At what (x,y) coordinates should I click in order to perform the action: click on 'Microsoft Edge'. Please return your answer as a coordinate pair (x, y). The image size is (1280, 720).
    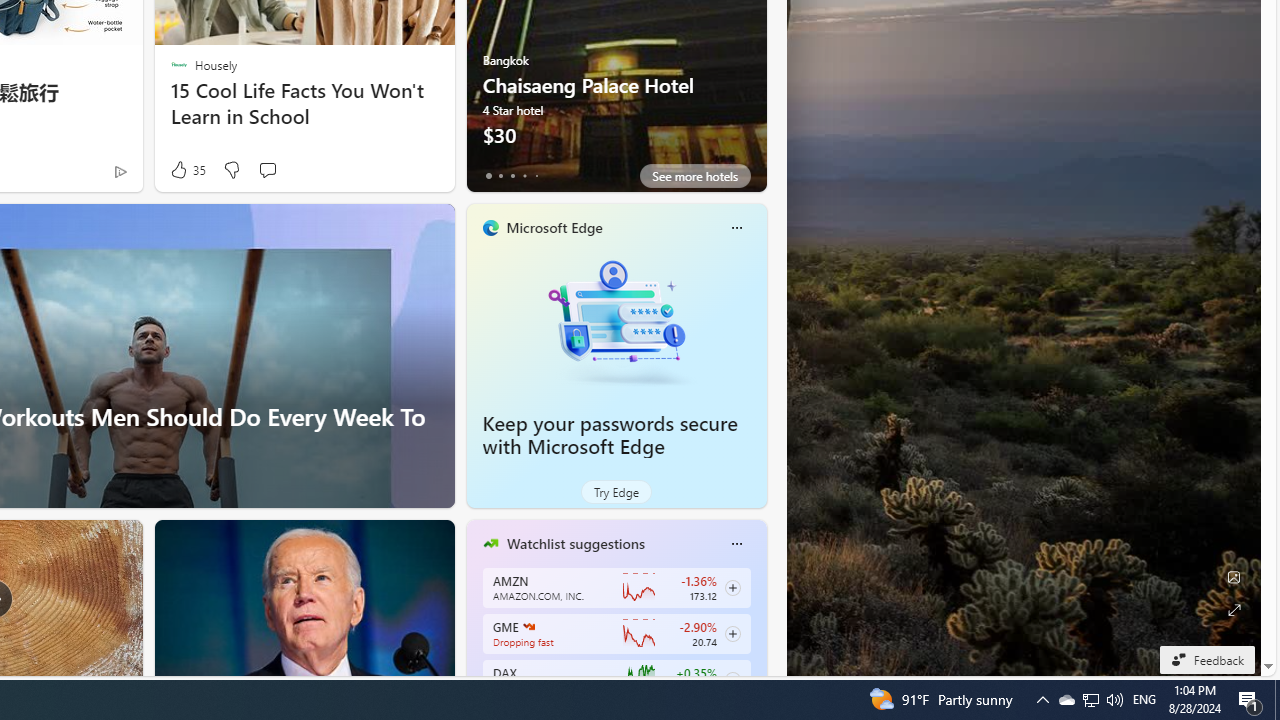
    Looking at the image, I should click on (554, 226).